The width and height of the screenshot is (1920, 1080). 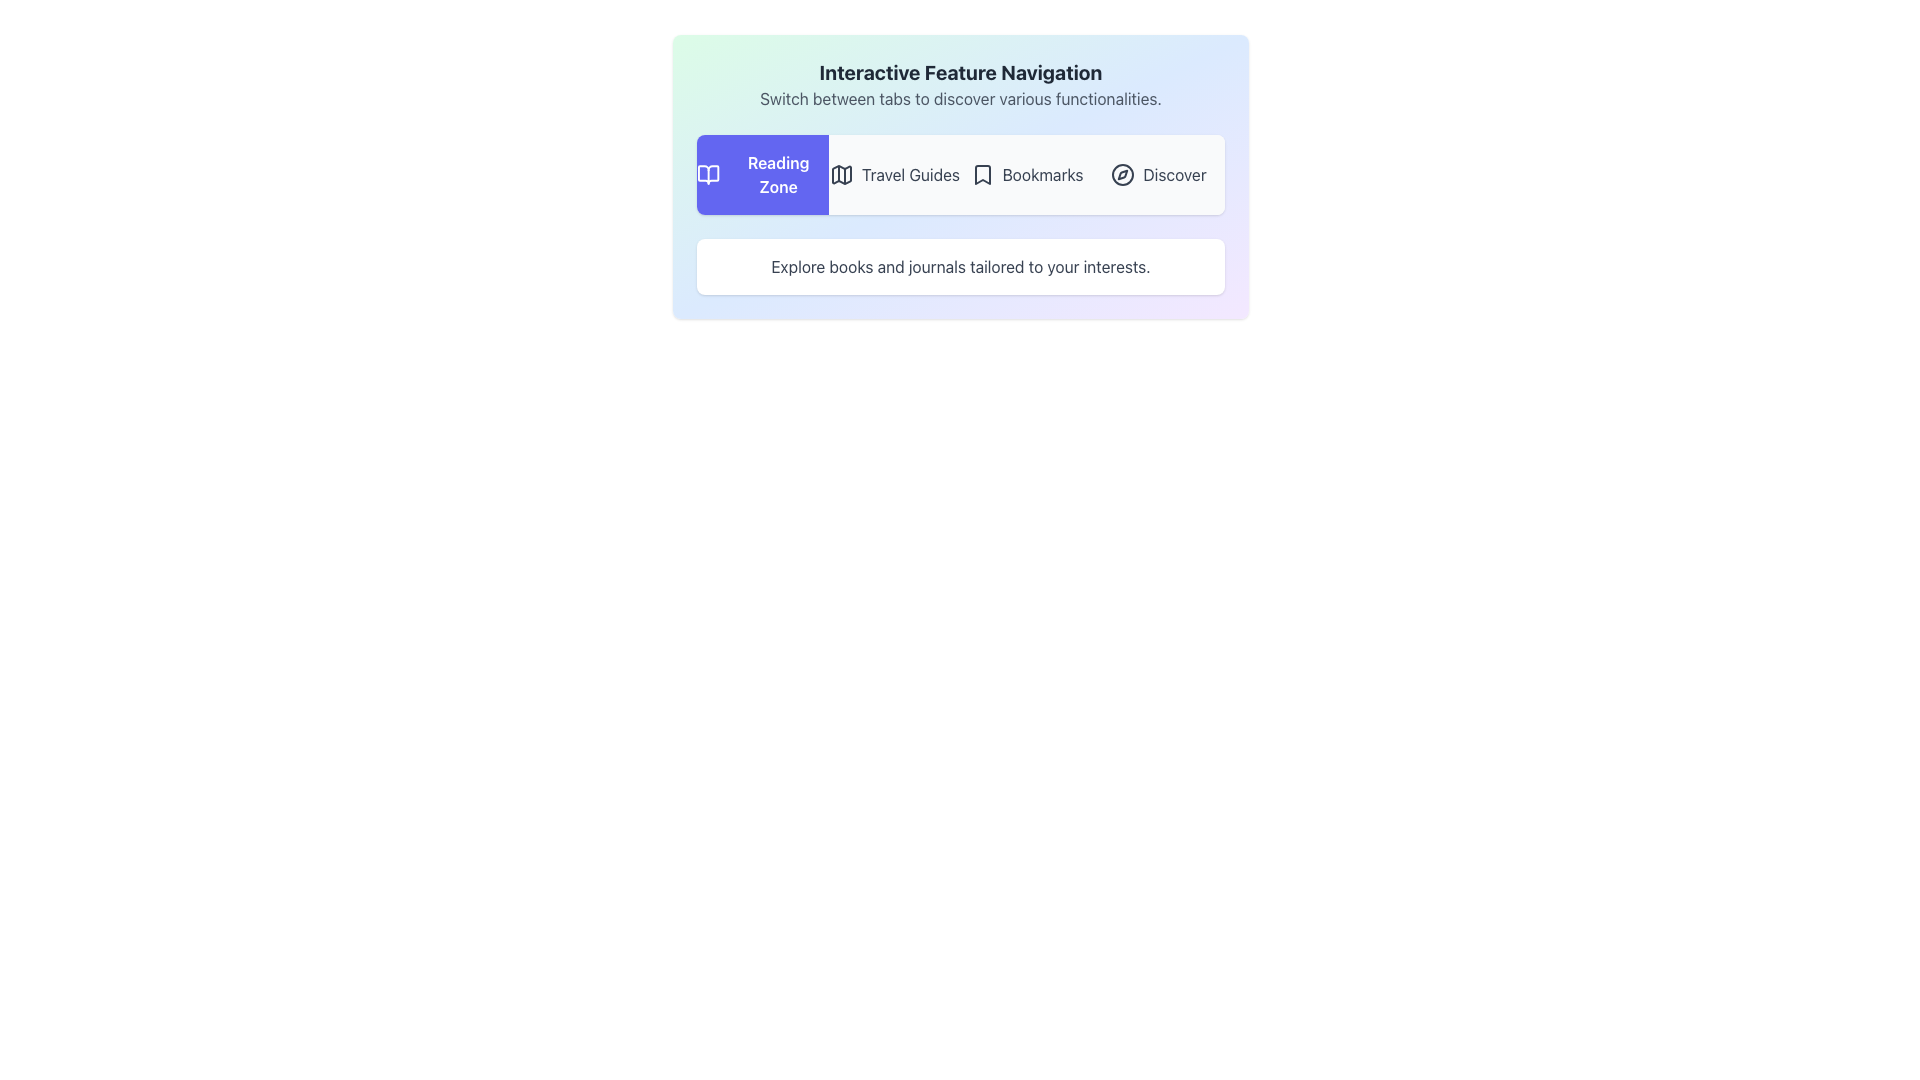 What do you see at coordinates (893, 173) in the screenshot?
I see `the navigation button for 'Travel Guides' located in the horizontal navigation bar, positioned between 'Reading Zone' and 'Bookmarks'` at bounding box center [893, 173].